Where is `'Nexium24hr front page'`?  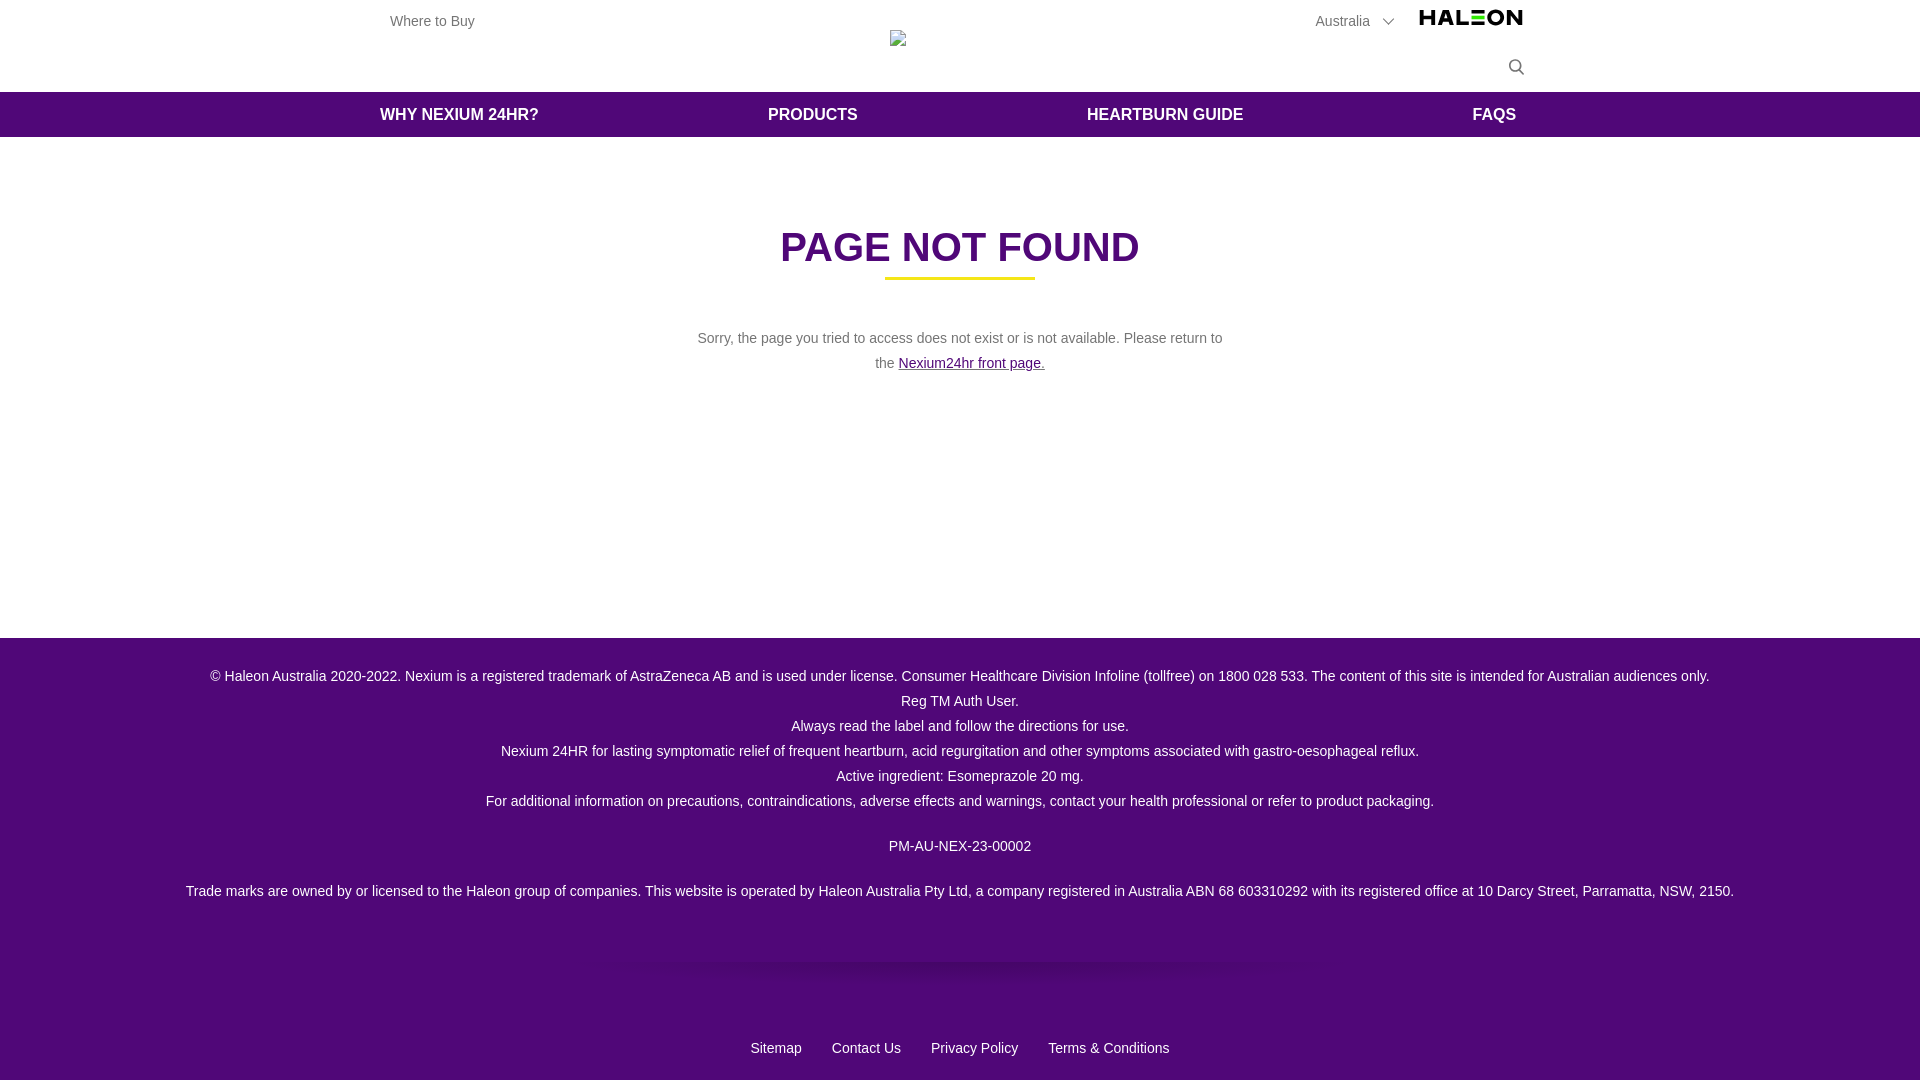
'Nexium24hr front page' is located at coordinates (969, 362).